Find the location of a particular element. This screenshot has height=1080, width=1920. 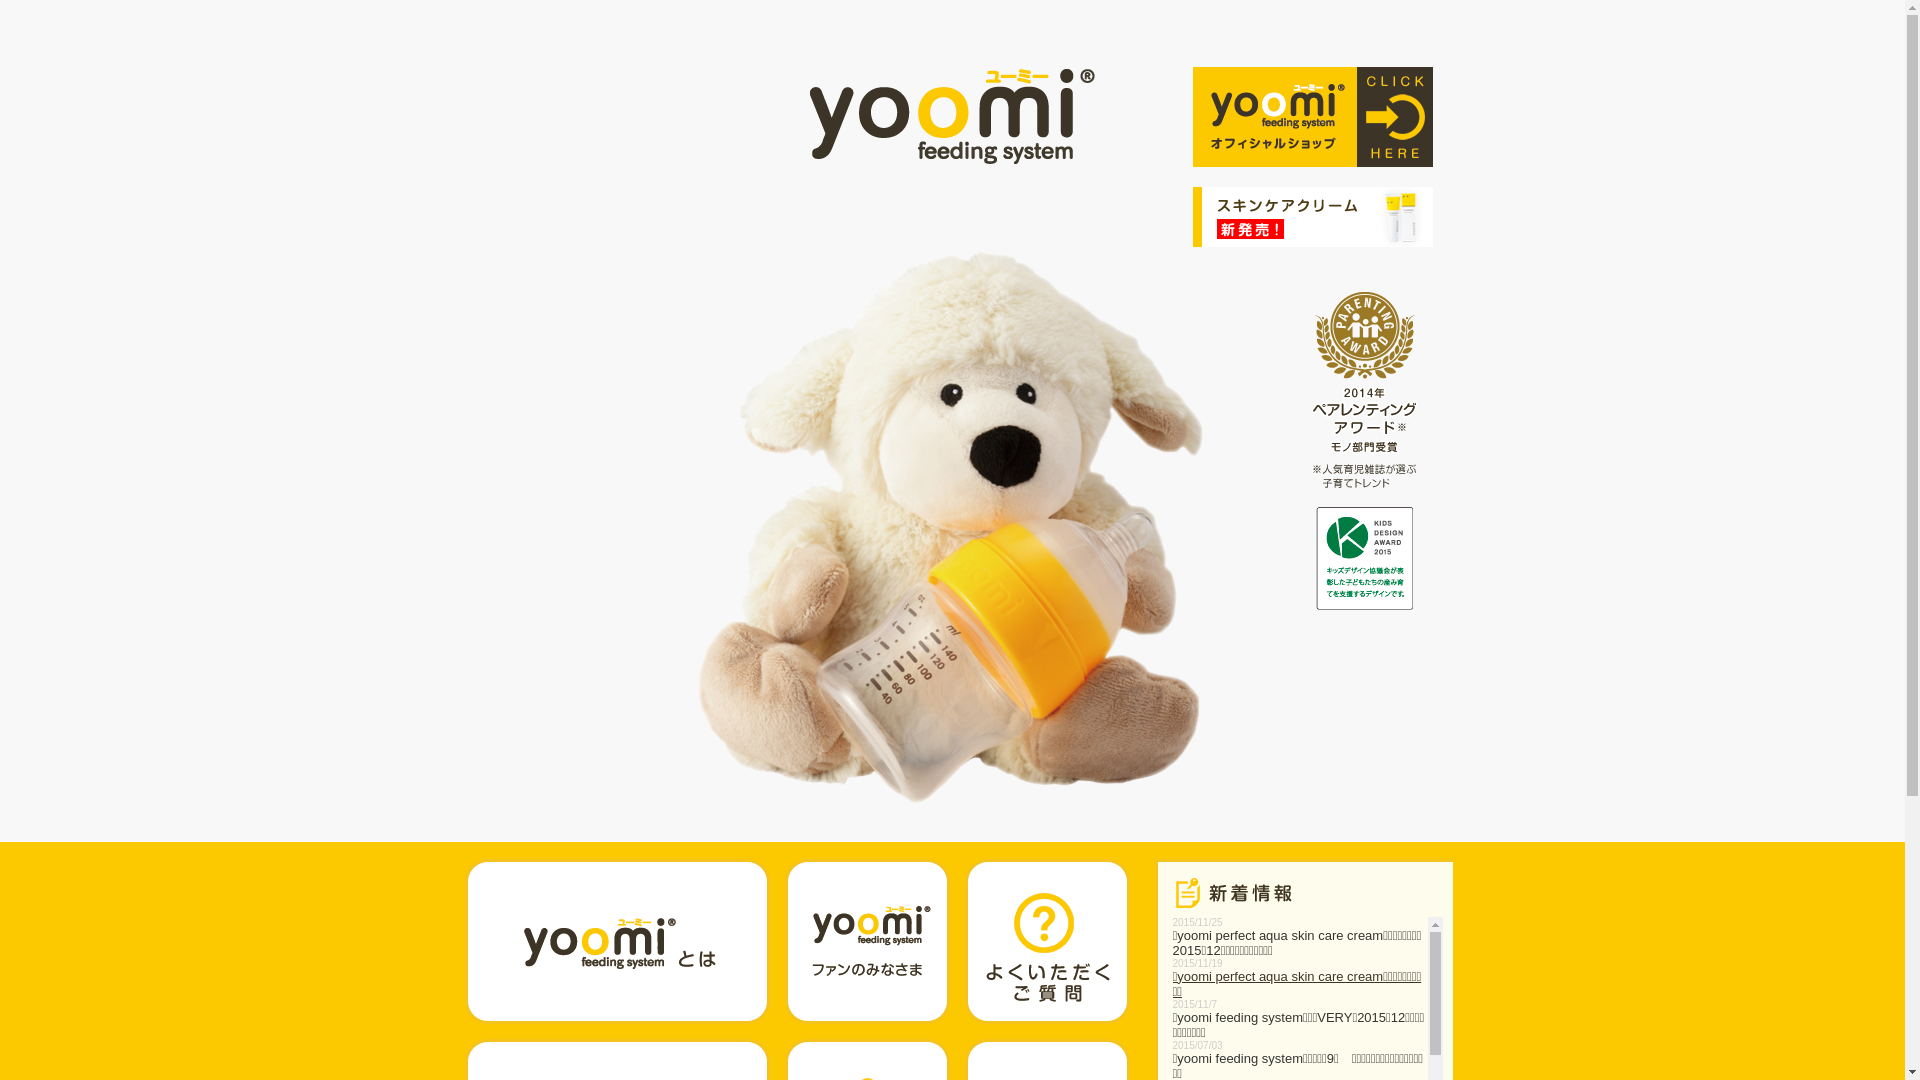

'yoomi JAPAN' is located at coordinates (951, 116).